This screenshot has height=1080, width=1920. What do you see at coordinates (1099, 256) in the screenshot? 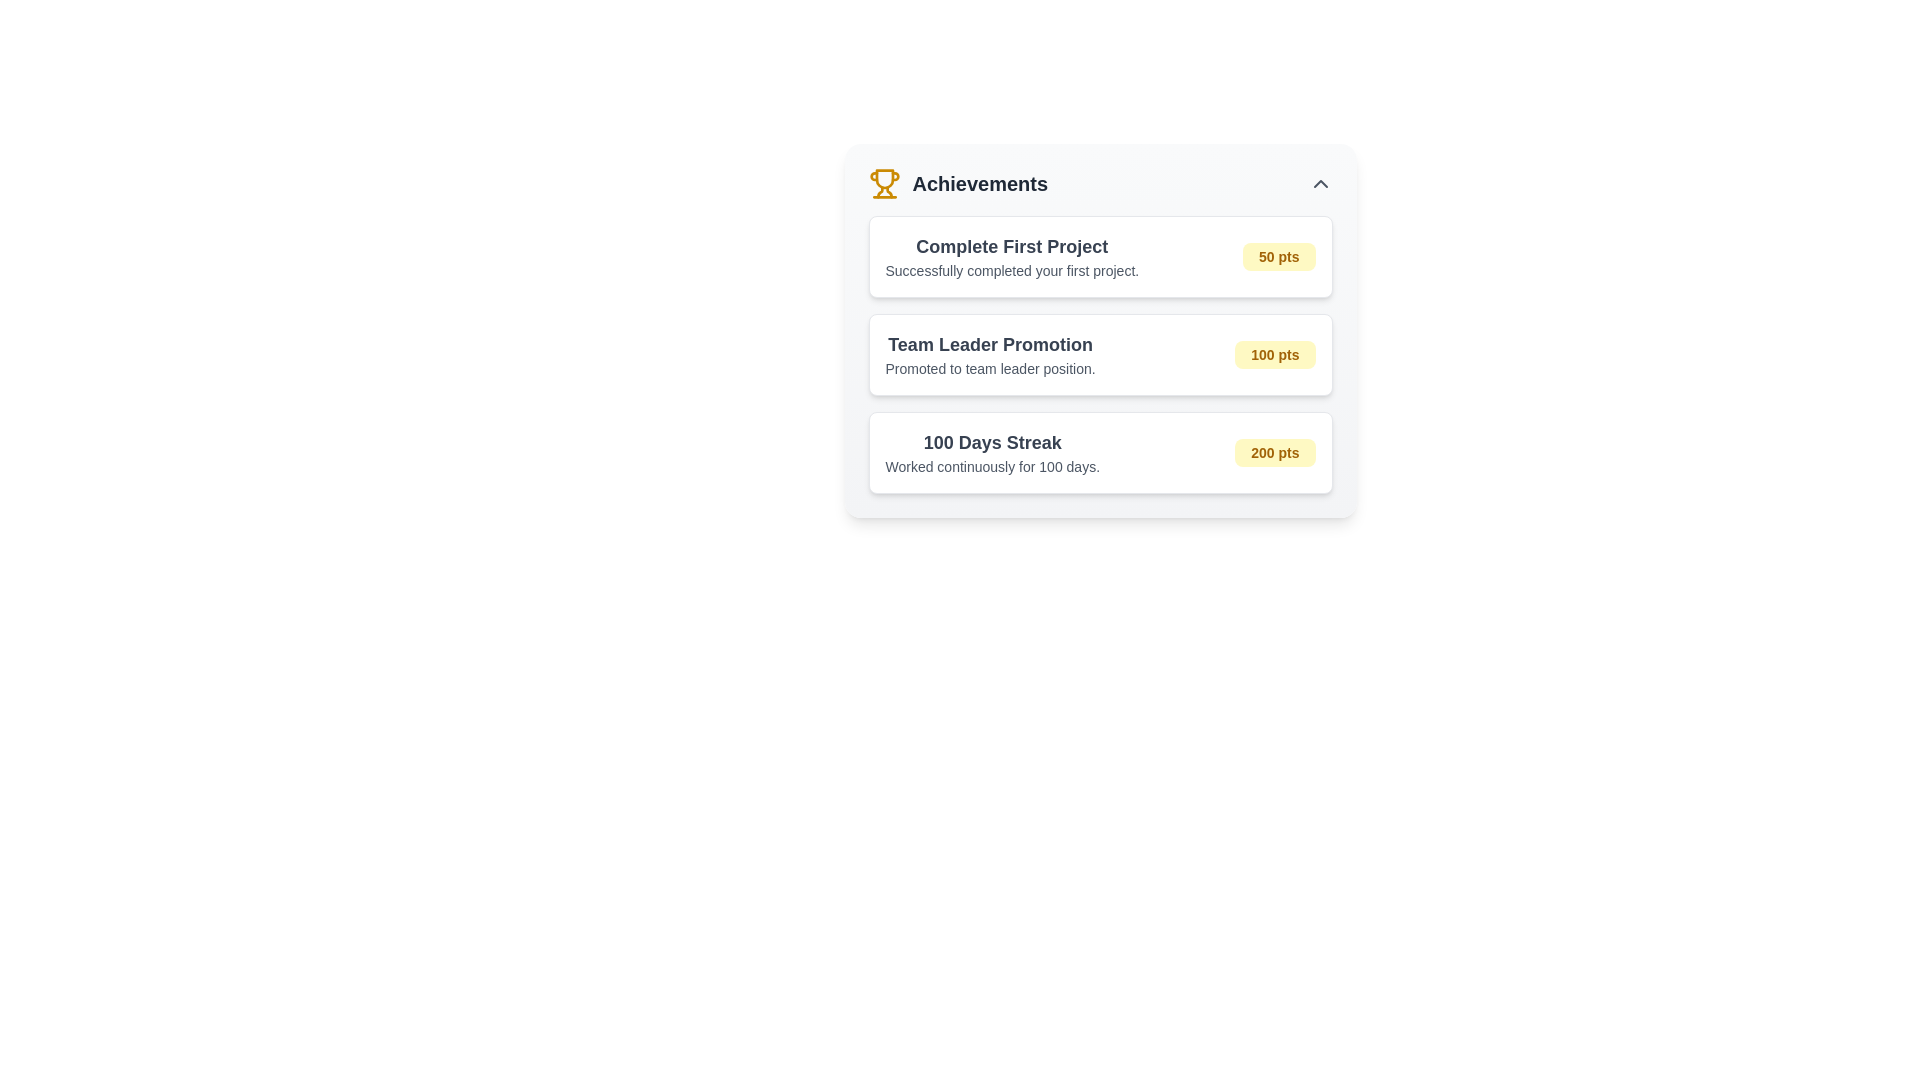
I see `Achievement record display titled 'Complete First Project' with a label showing '50 pts'` at bounding box center [1099, 256].